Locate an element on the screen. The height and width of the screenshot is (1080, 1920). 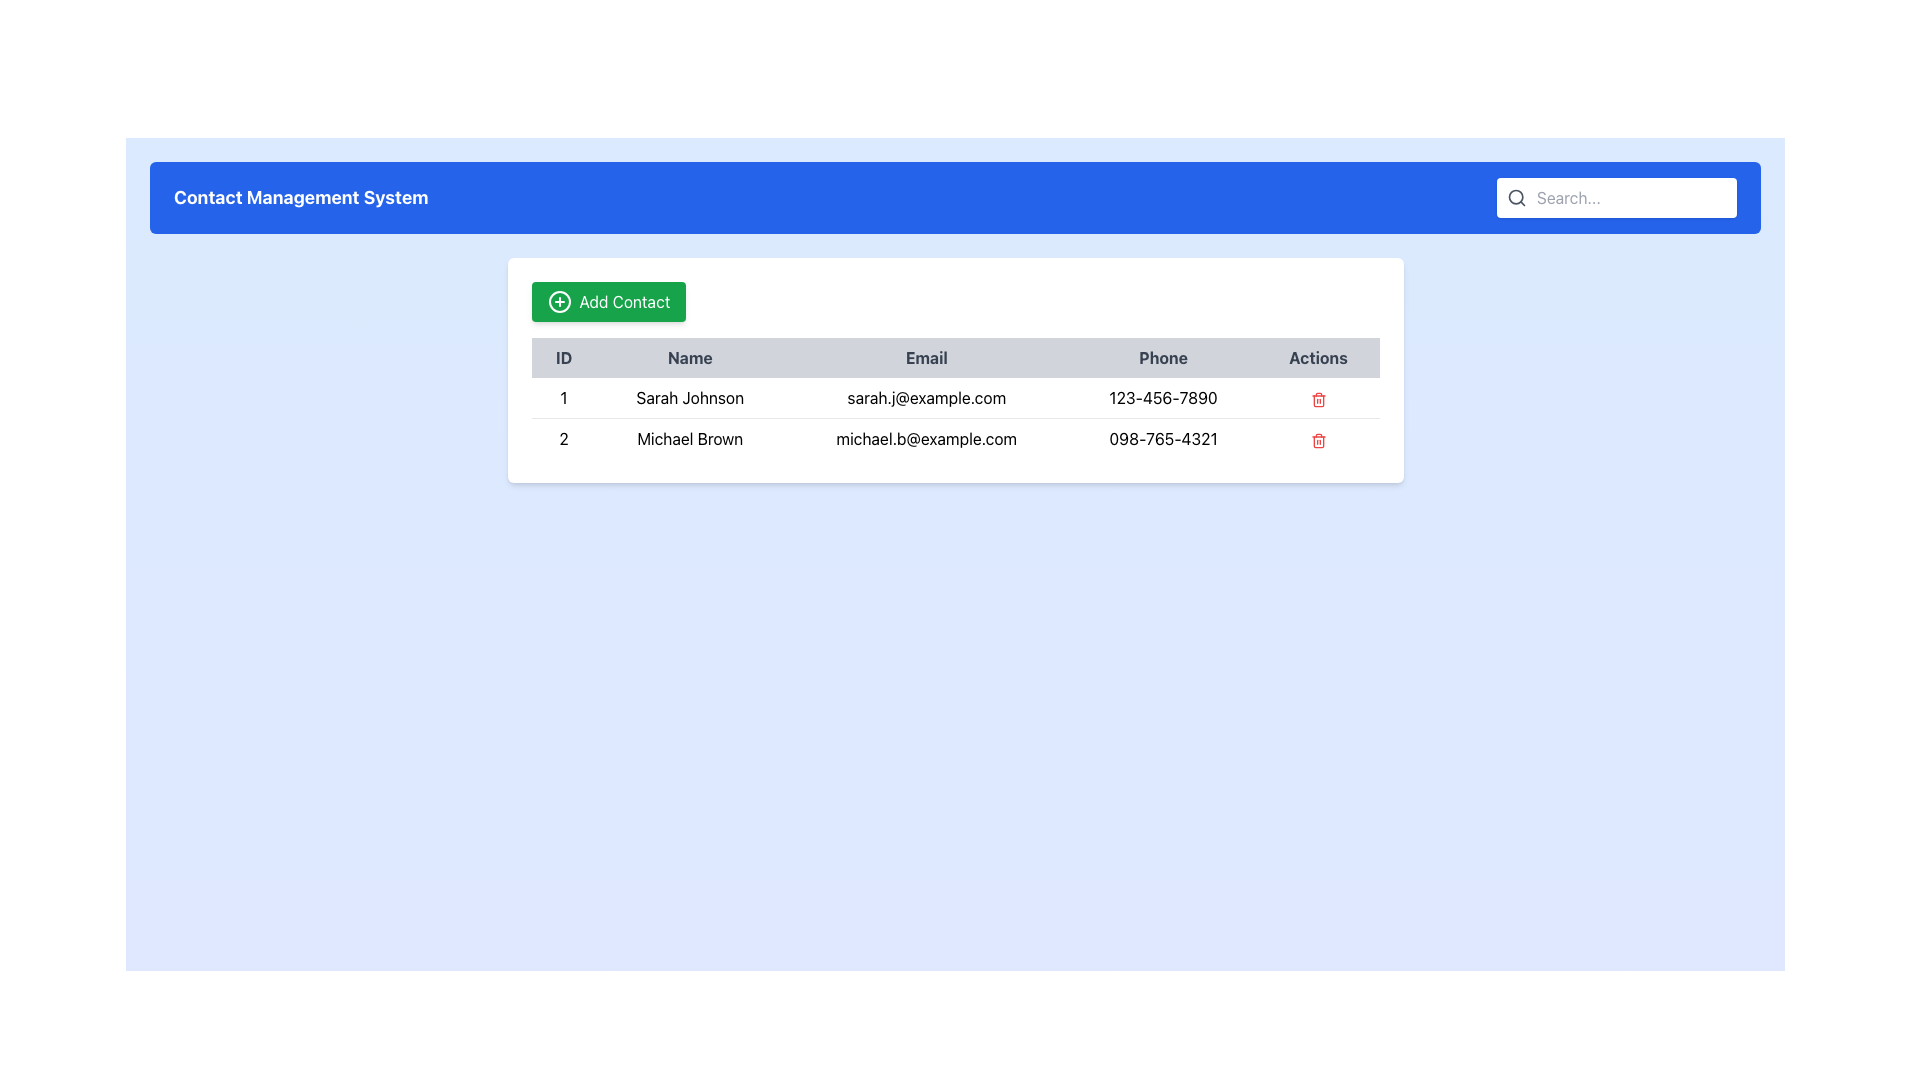
the delete icon located at the rightmost position of the second row in the table, adjacent to the 'Phone' column value '098-765-4321' is located at coordinates (1318, 438).